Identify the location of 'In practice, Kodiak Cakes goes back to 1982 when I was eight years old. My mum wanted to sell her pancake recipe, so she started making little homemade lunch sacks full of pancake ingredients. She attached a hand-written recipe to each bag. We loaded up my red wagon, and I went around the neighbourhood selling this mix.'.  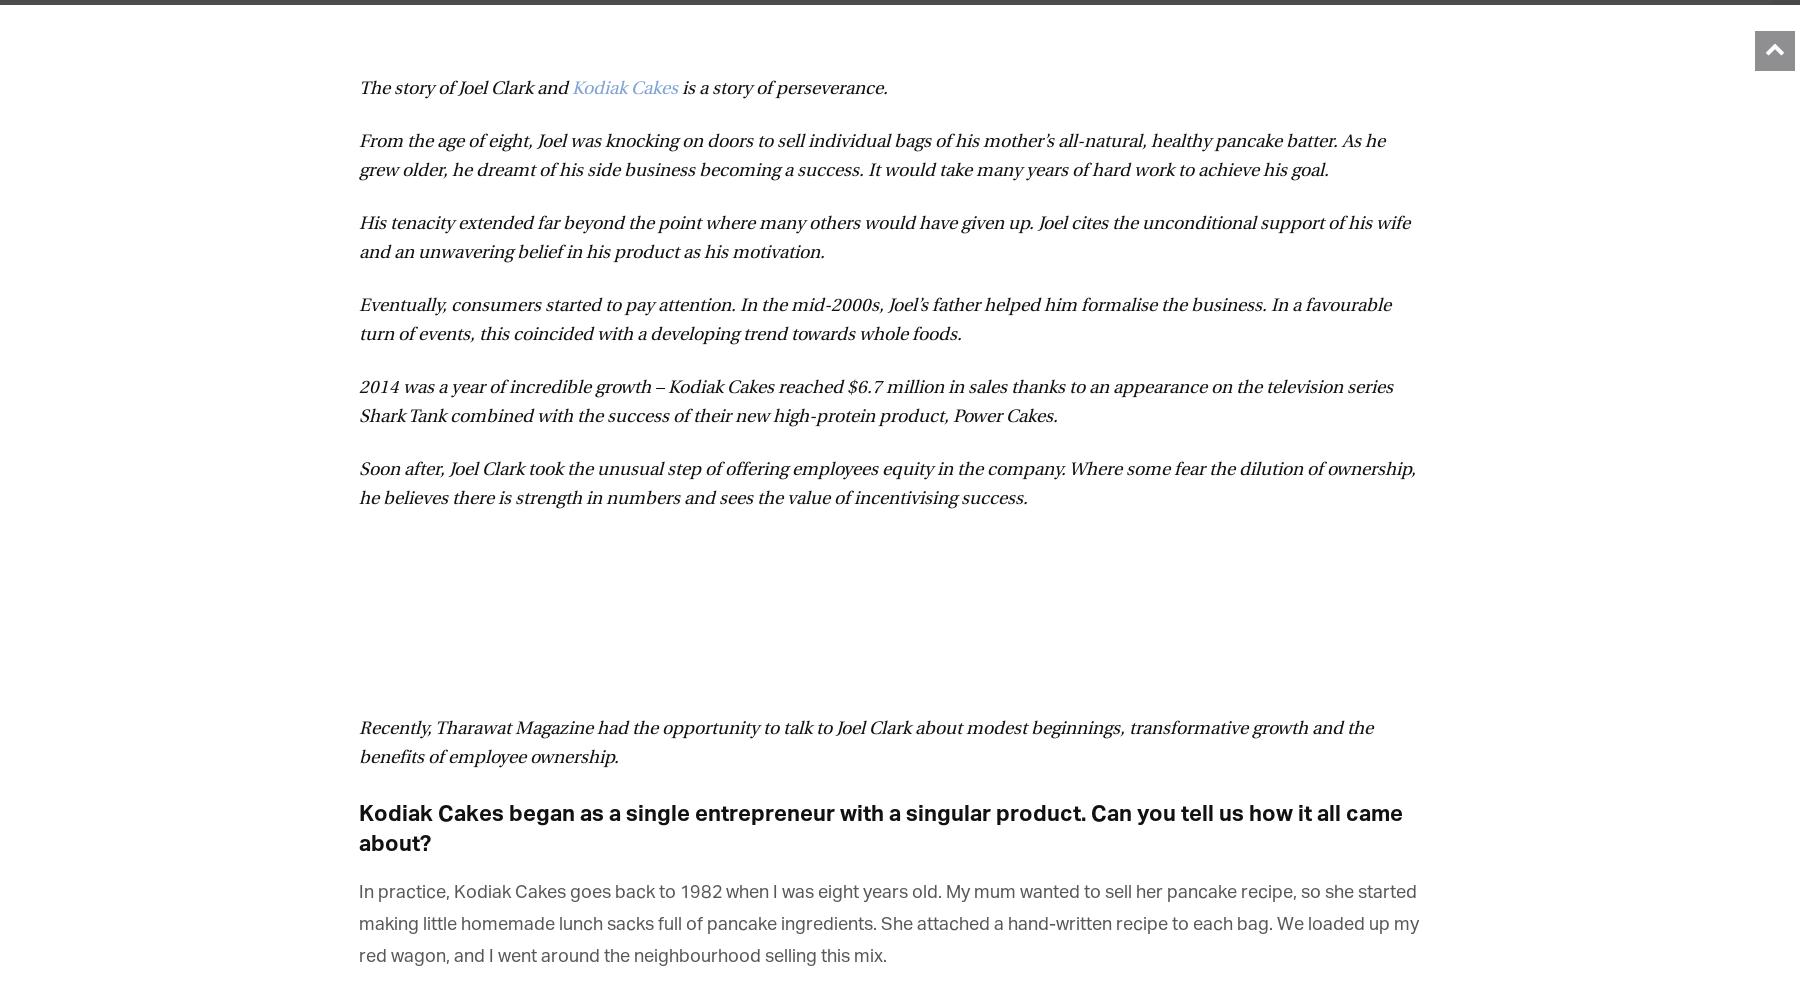
(887, 924).